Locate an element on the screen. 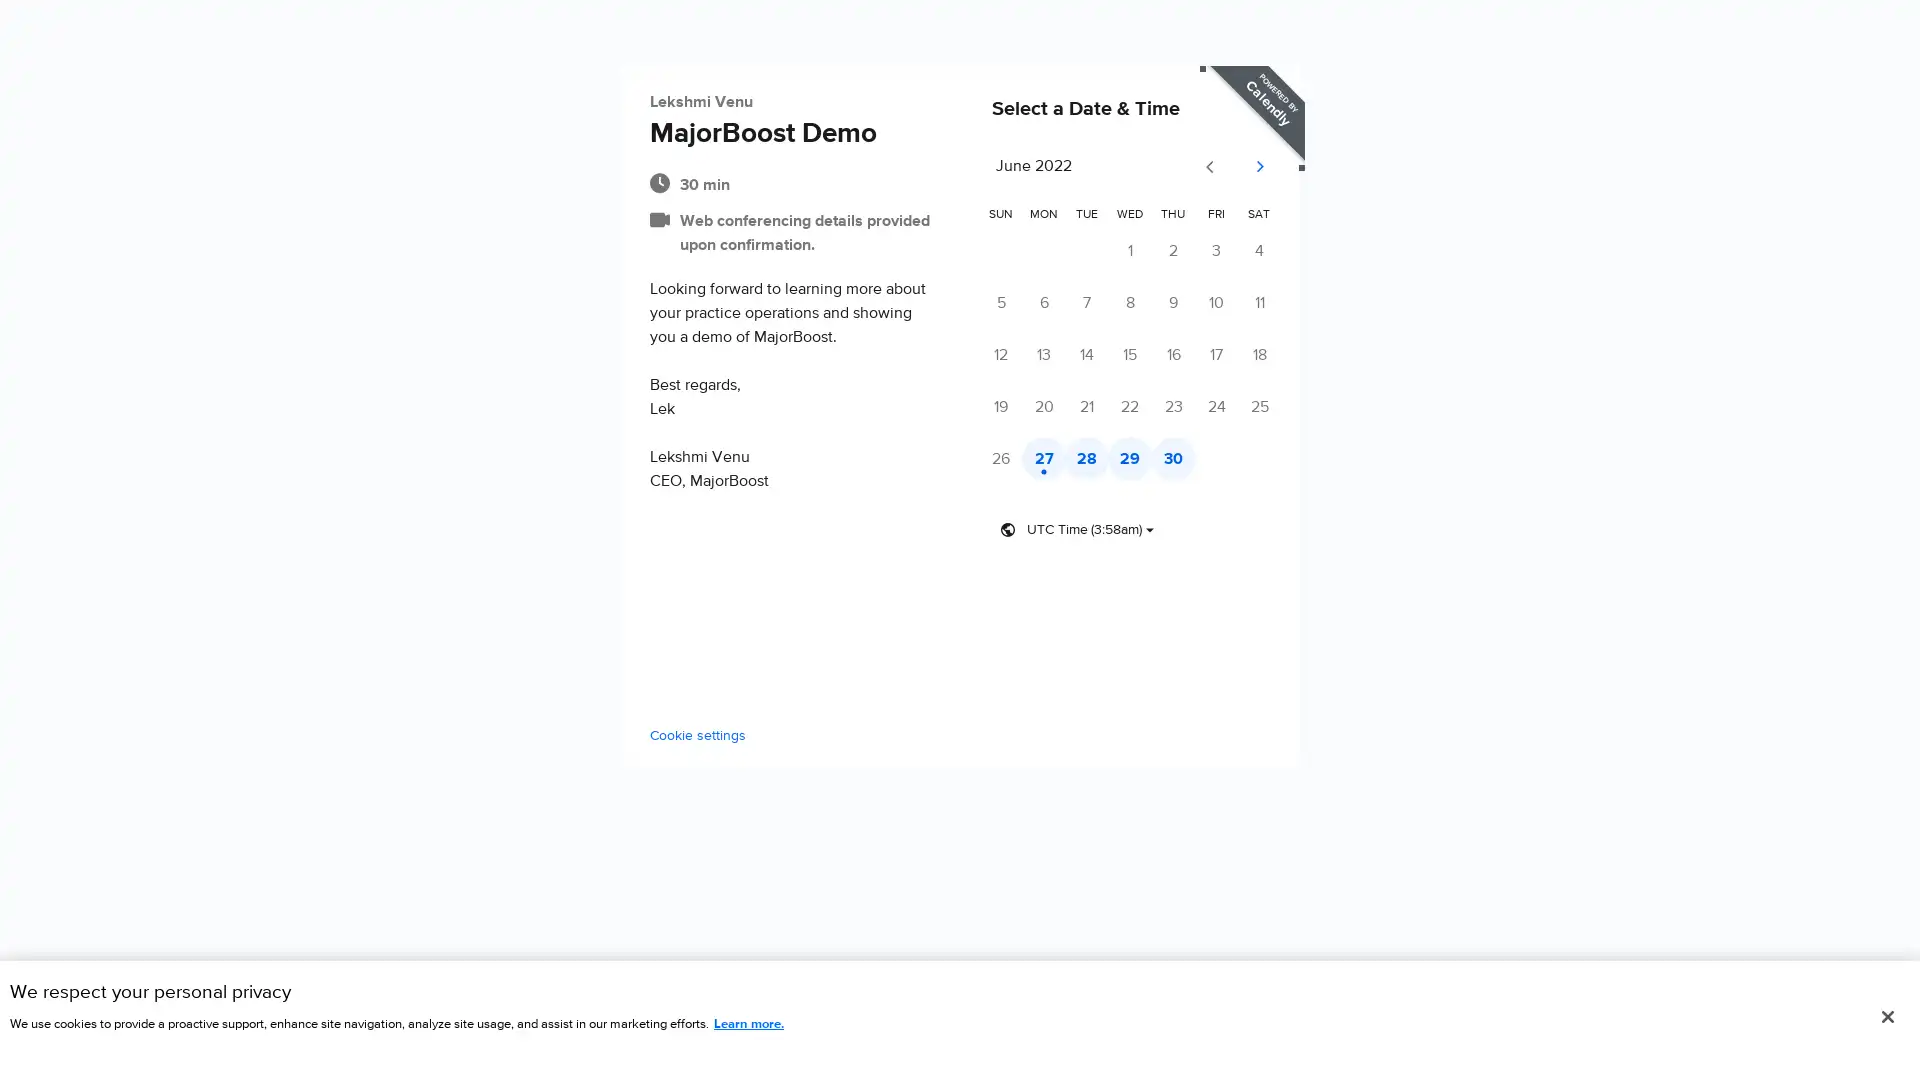 Image resolution: width=1920 pixels, height=1080 pixels. Saturday, June 4 - No times available is located at coordinates (1314, 250).